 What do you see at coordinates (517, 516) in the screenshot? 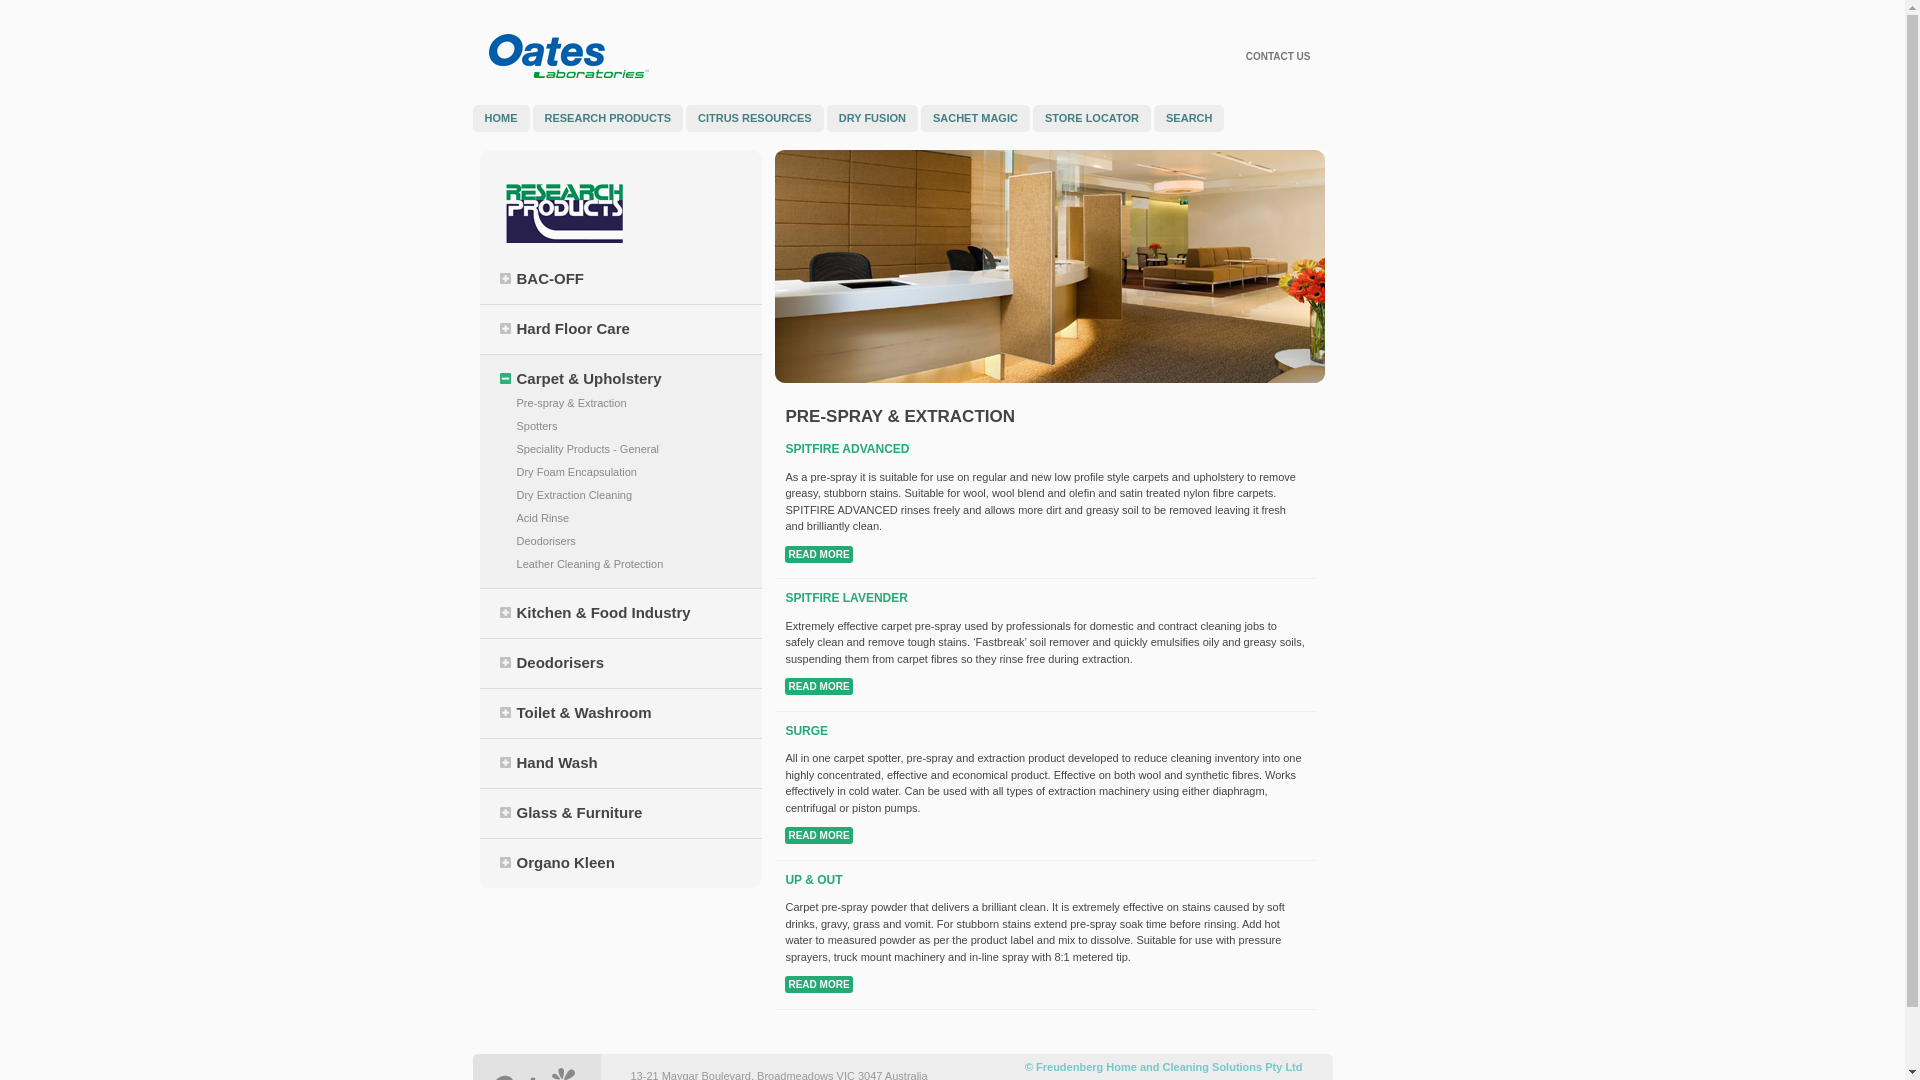
I see `'Acid Rinse'` at bounding box center [517, 516].